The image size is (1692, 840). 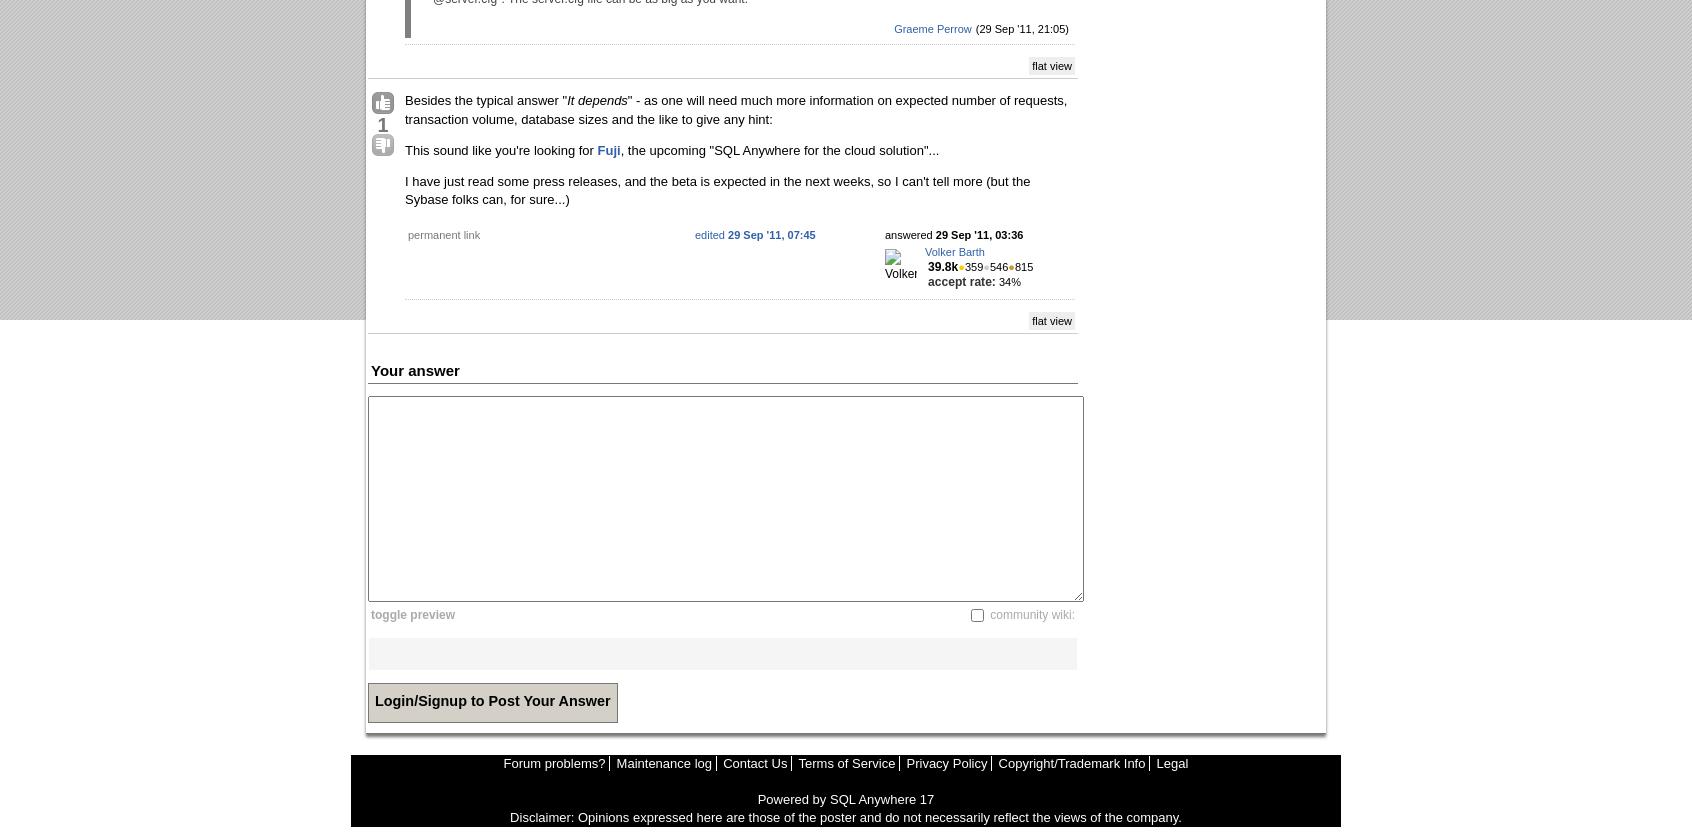 I want to click on 'I have just read some press releases, and the beta is expected in the next weeks, so I can't tell more (but the Sybase folks can, for sure...)', so click(x=716, y=190).